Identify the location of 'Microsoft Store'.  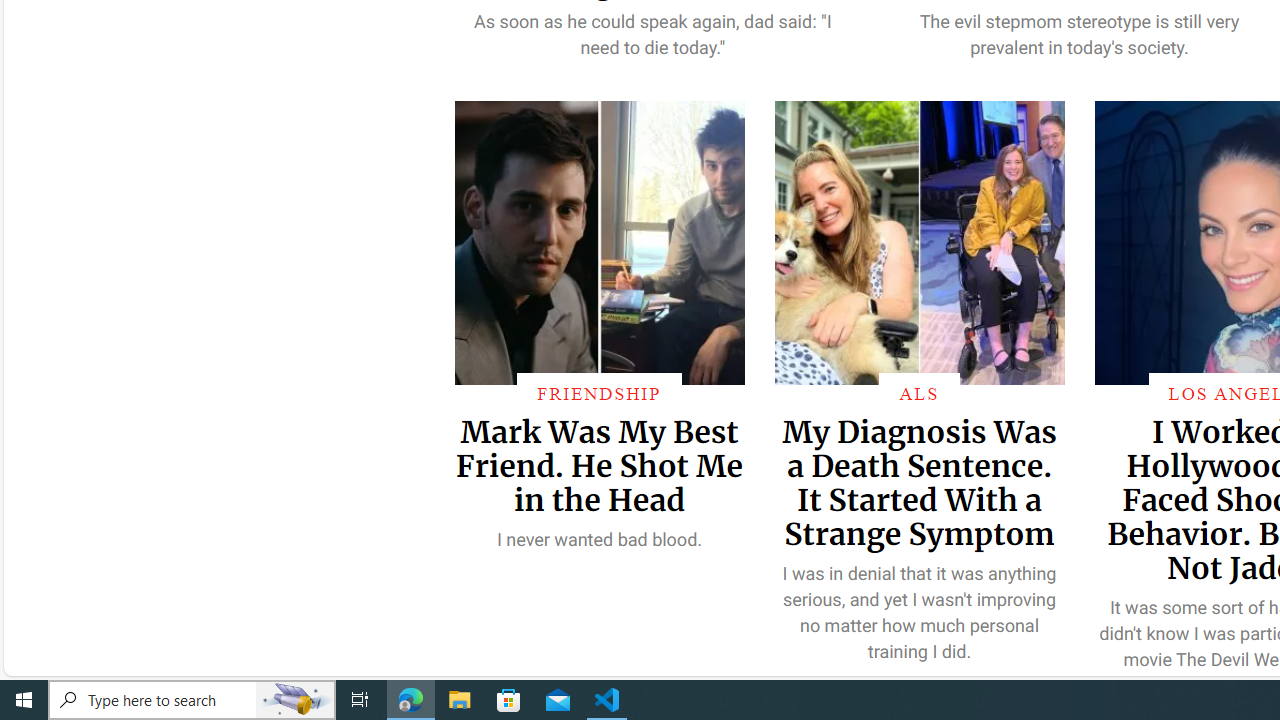
(509, 698).